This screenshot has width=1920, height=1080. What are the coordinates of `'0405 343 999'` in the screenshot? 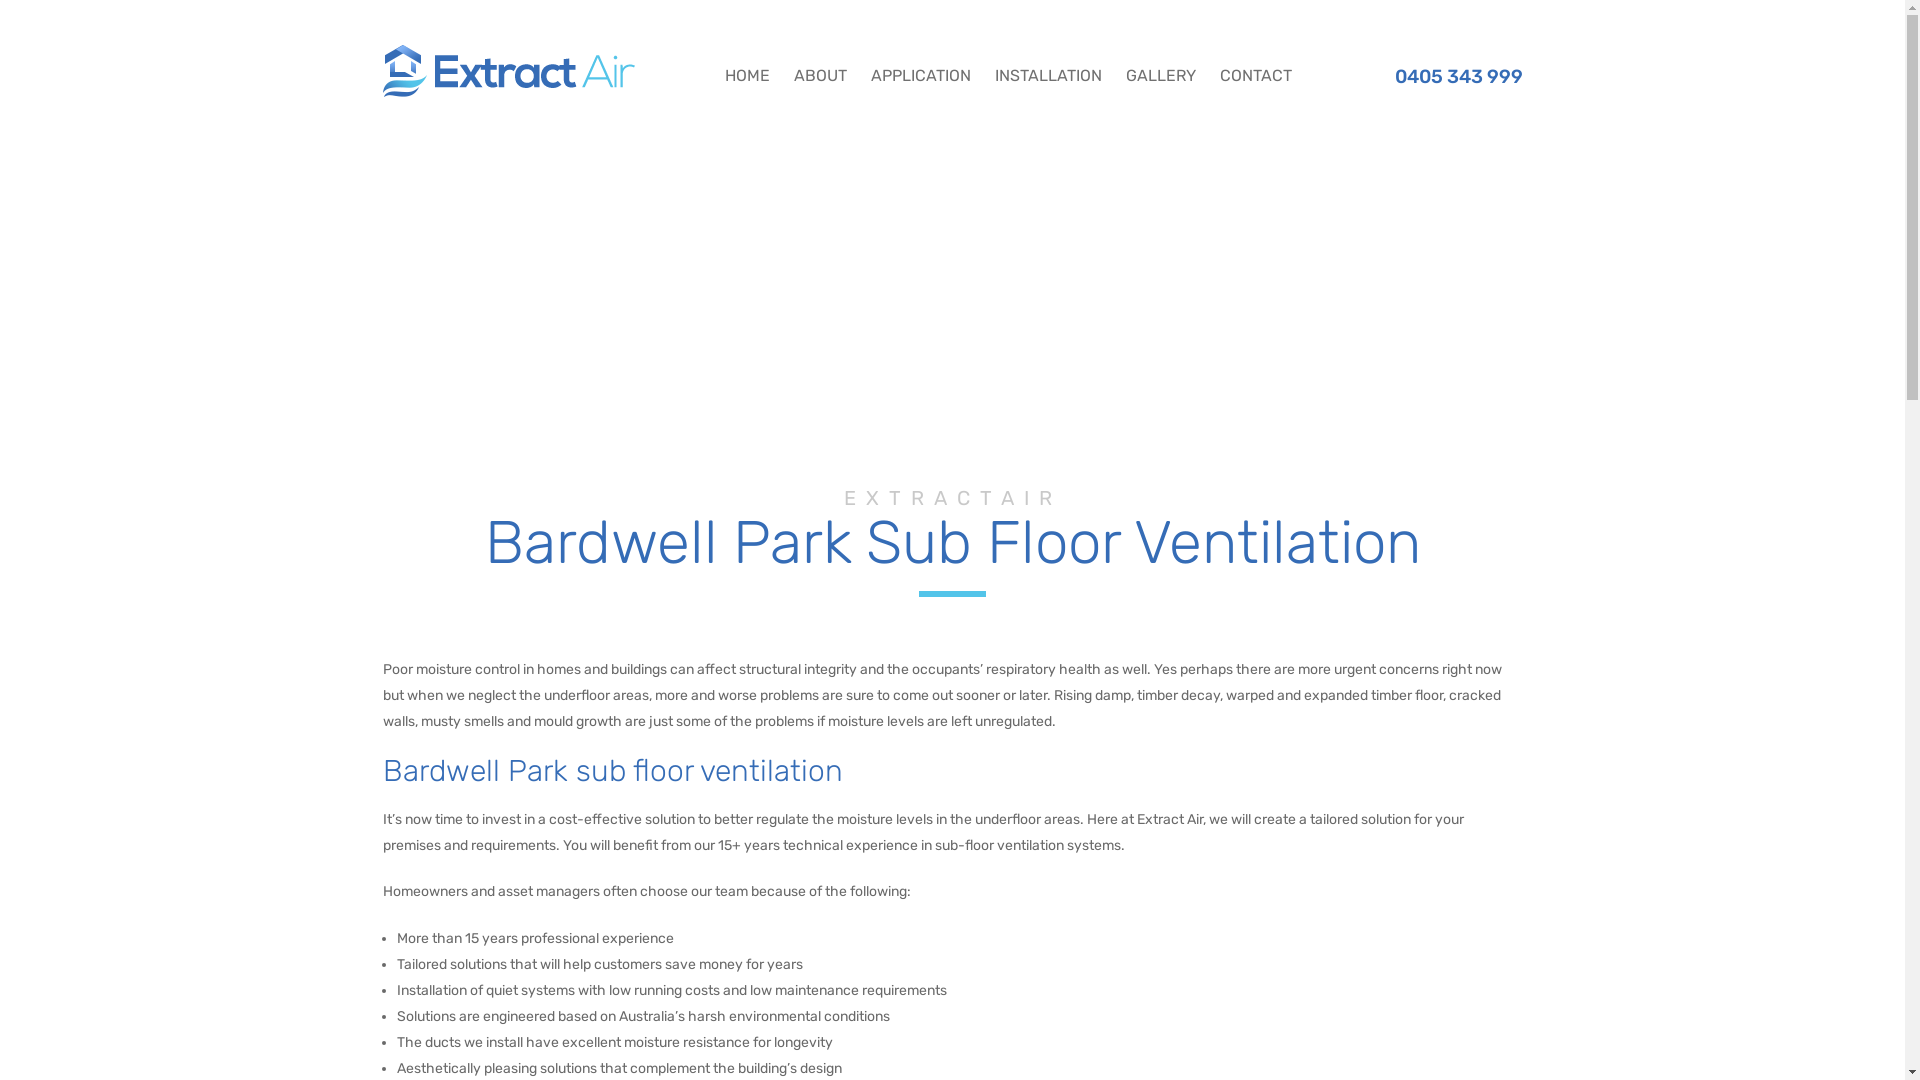 It's located at (1443, 75).